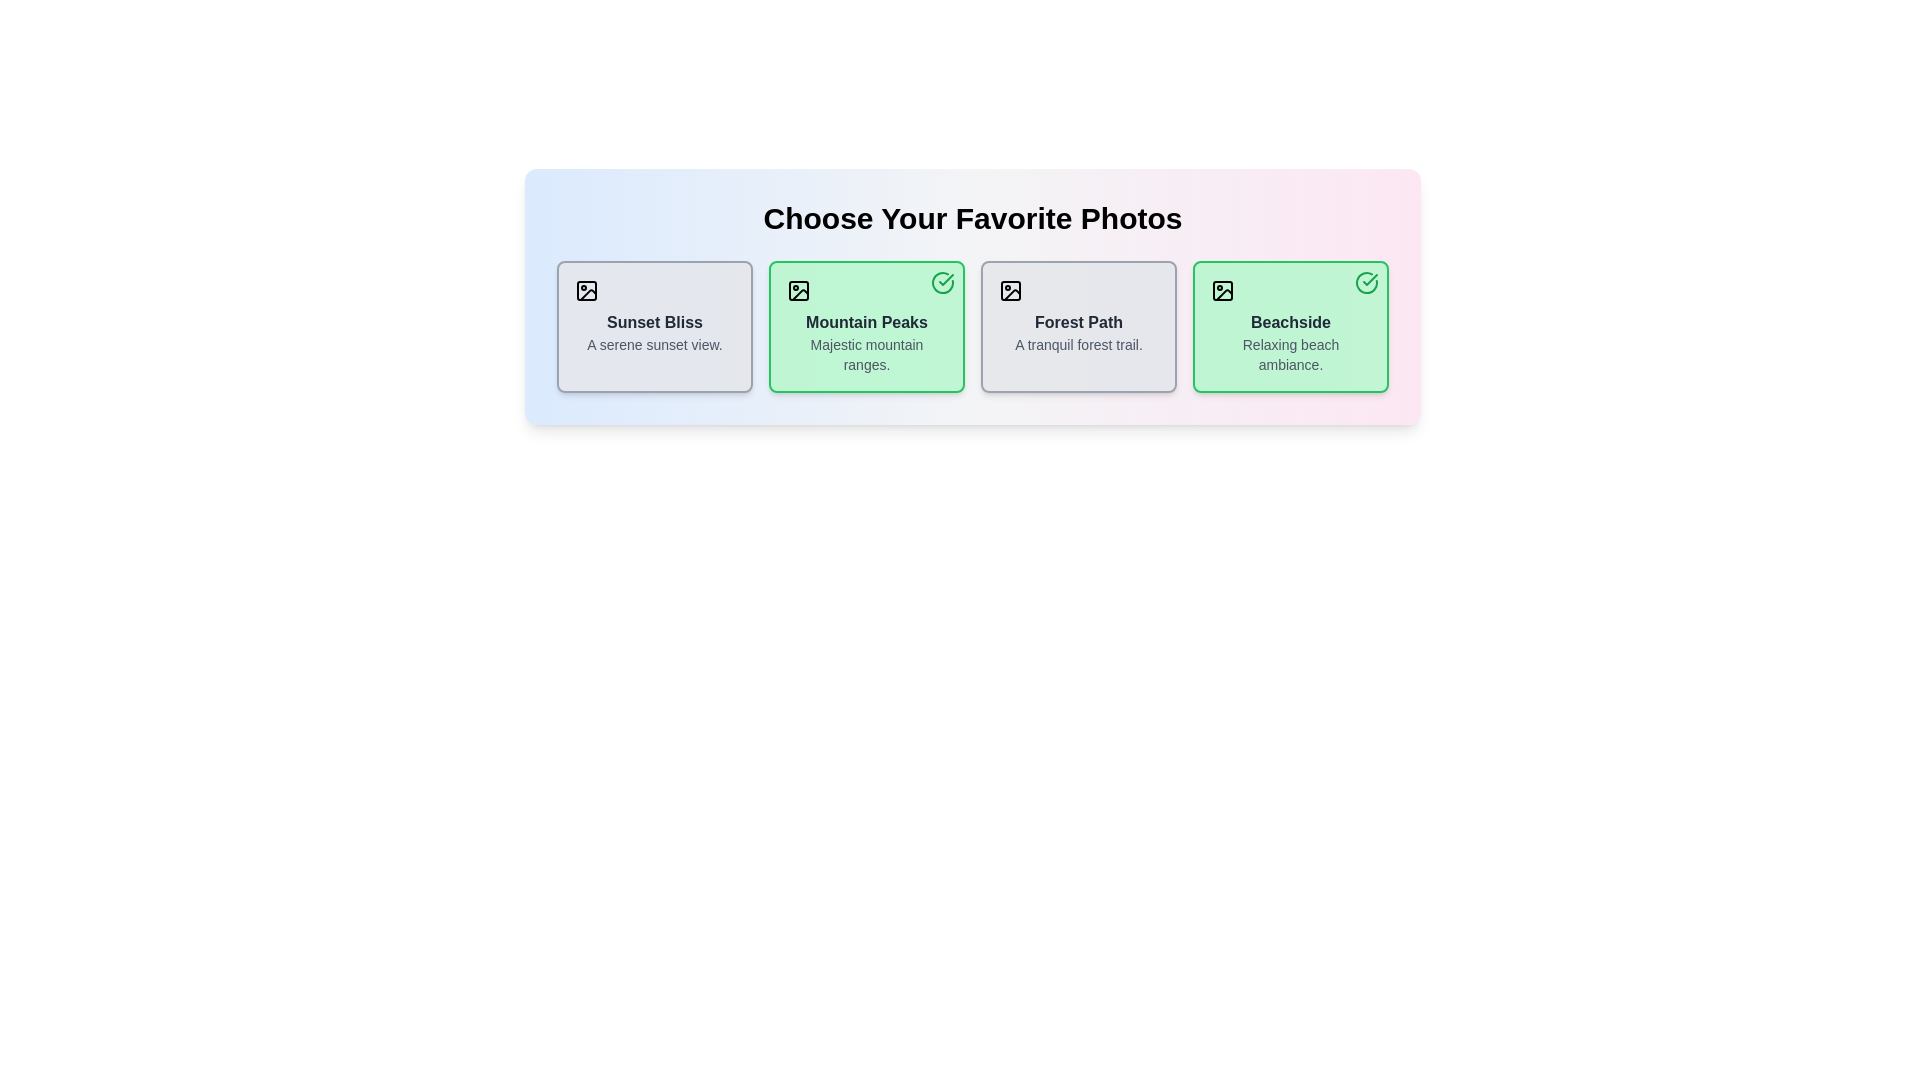 Image resolution: width=1920 pixels, height=1080 pixels. I want to click on the photo card titled 'Sunset Bliss' to observe the scale transformation effect, so click(654, 326).